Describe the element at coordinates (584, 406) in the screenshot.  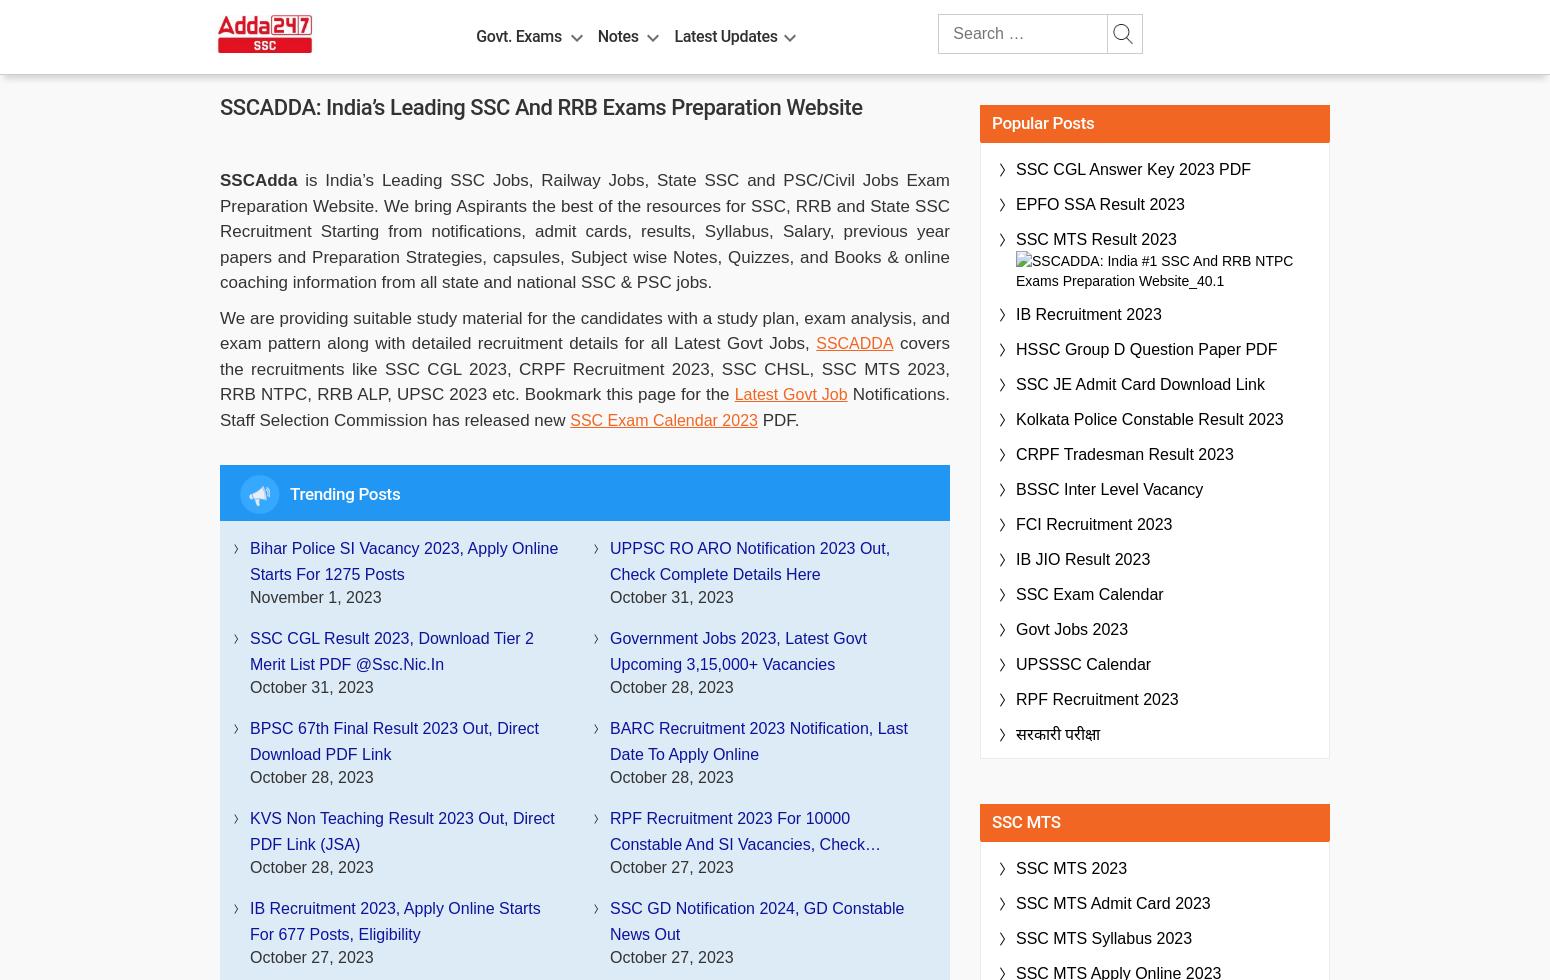
I see `'Notifications. Staff Selection Commission has released new'` at that location.